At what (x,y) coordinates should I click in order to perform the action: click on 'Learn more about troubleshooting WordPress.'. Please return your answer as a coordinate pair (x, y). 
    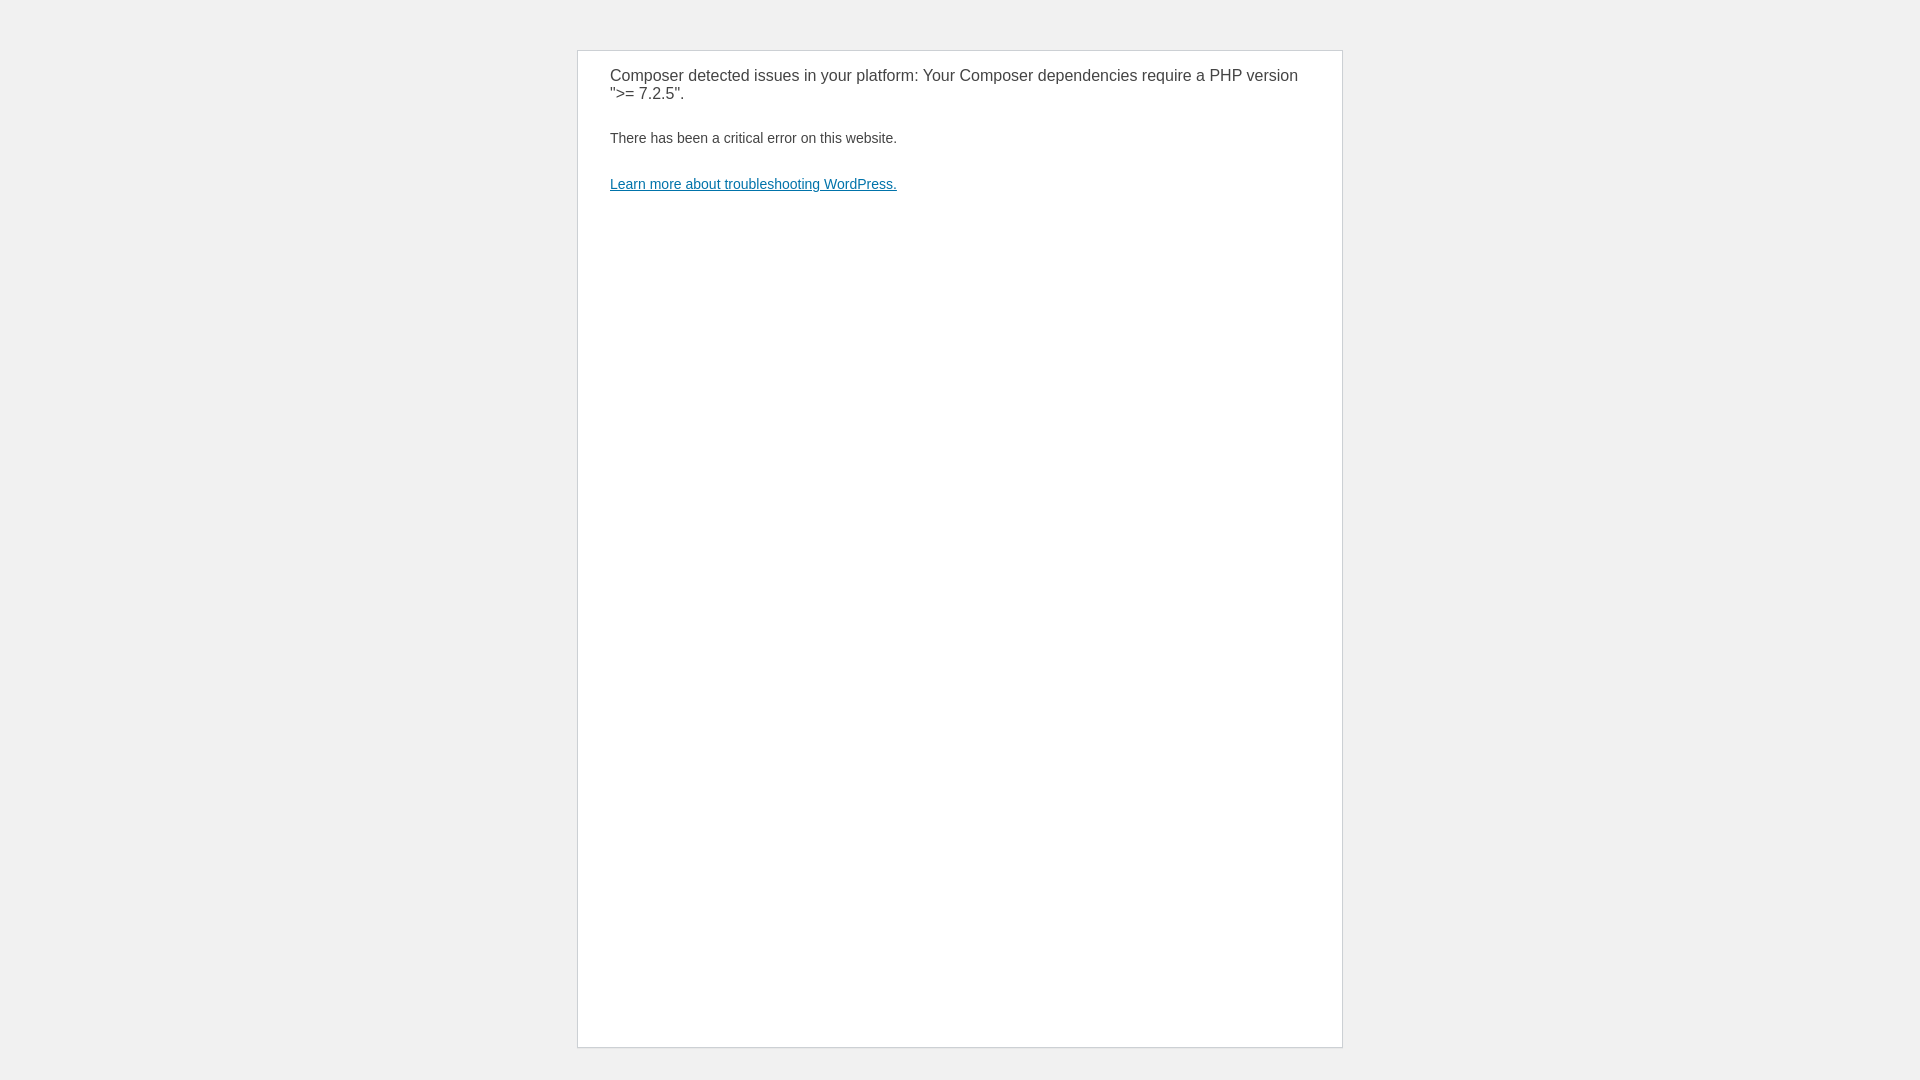
    Looking at the image, I should click on (752, 184).